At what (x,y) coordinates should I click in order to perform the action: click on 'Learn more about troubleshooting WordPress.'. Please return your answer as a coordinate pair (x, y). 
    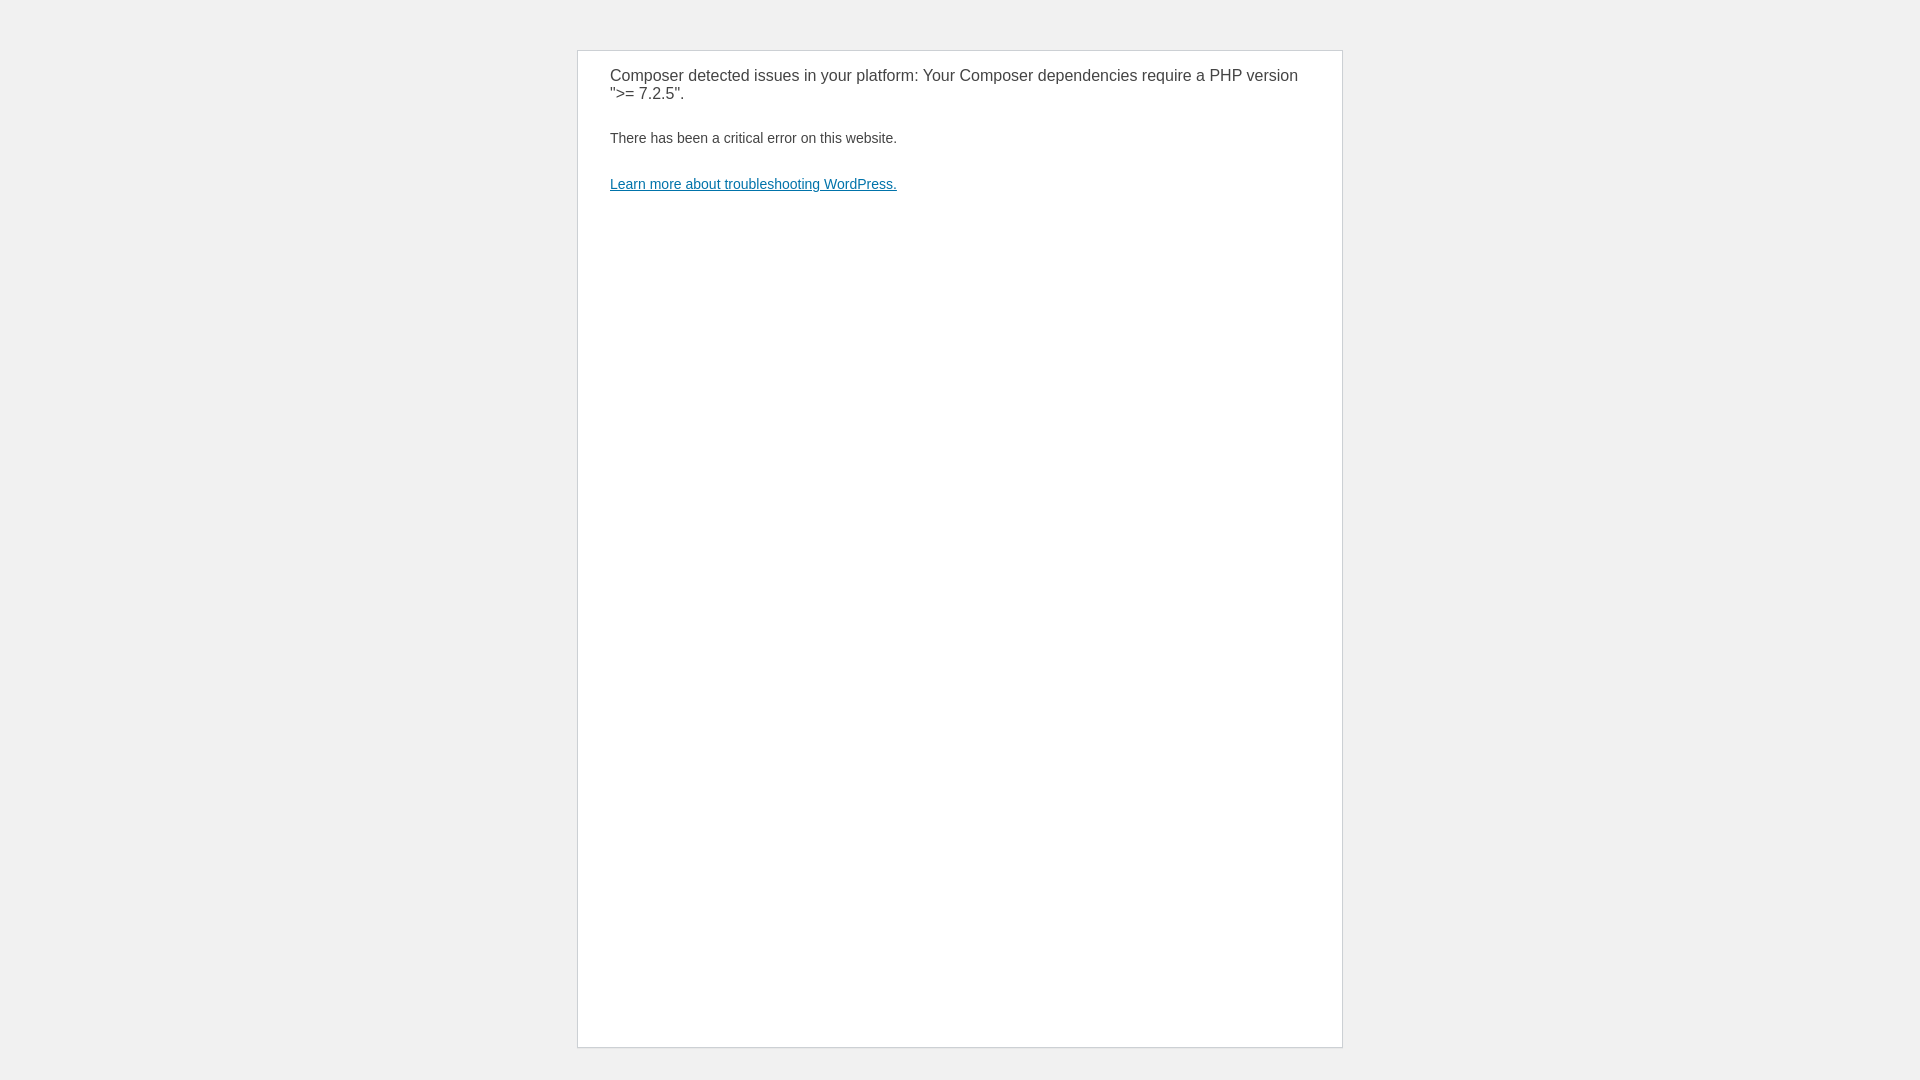
    Looking at the image, I should click on (752, 184).